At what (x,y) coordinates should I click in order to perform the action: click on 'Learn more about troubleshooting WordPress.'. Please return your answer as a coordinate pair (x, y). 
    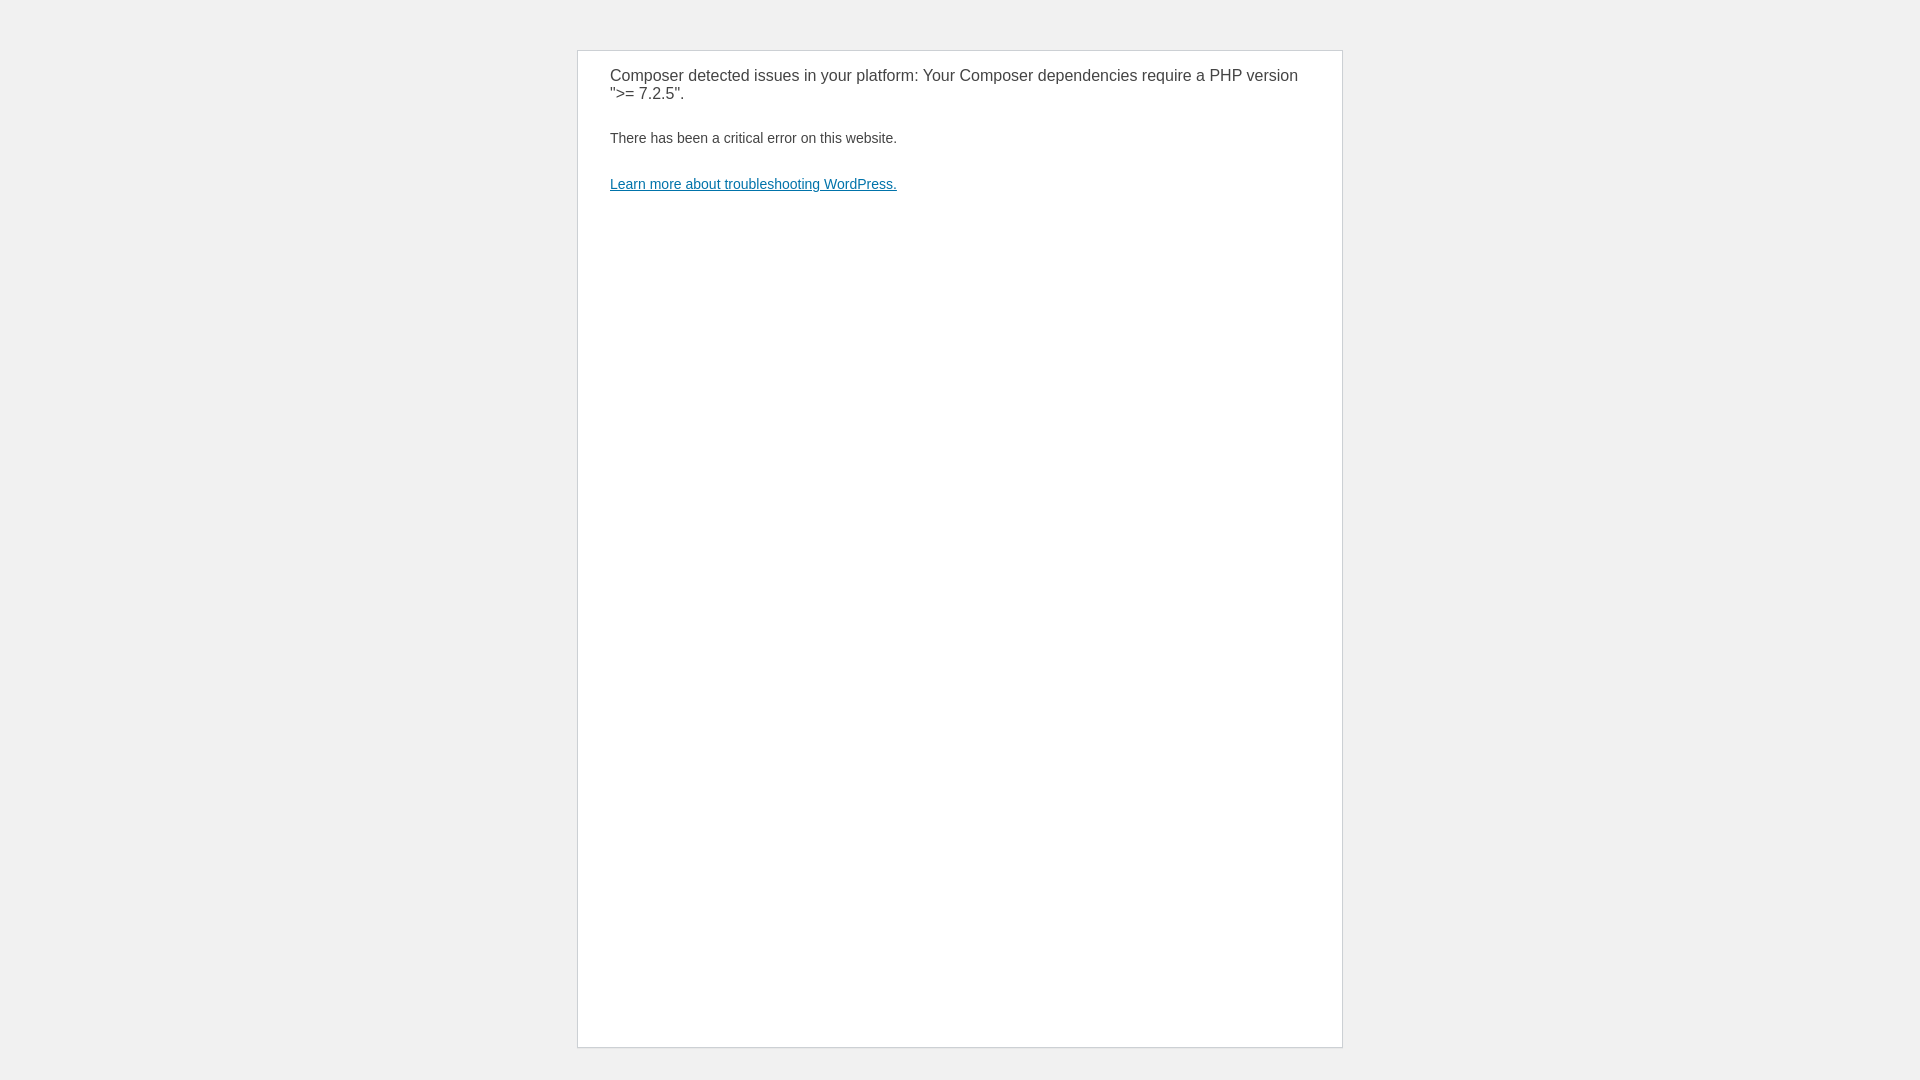
    Looking at the image, I should click on (752, 184).